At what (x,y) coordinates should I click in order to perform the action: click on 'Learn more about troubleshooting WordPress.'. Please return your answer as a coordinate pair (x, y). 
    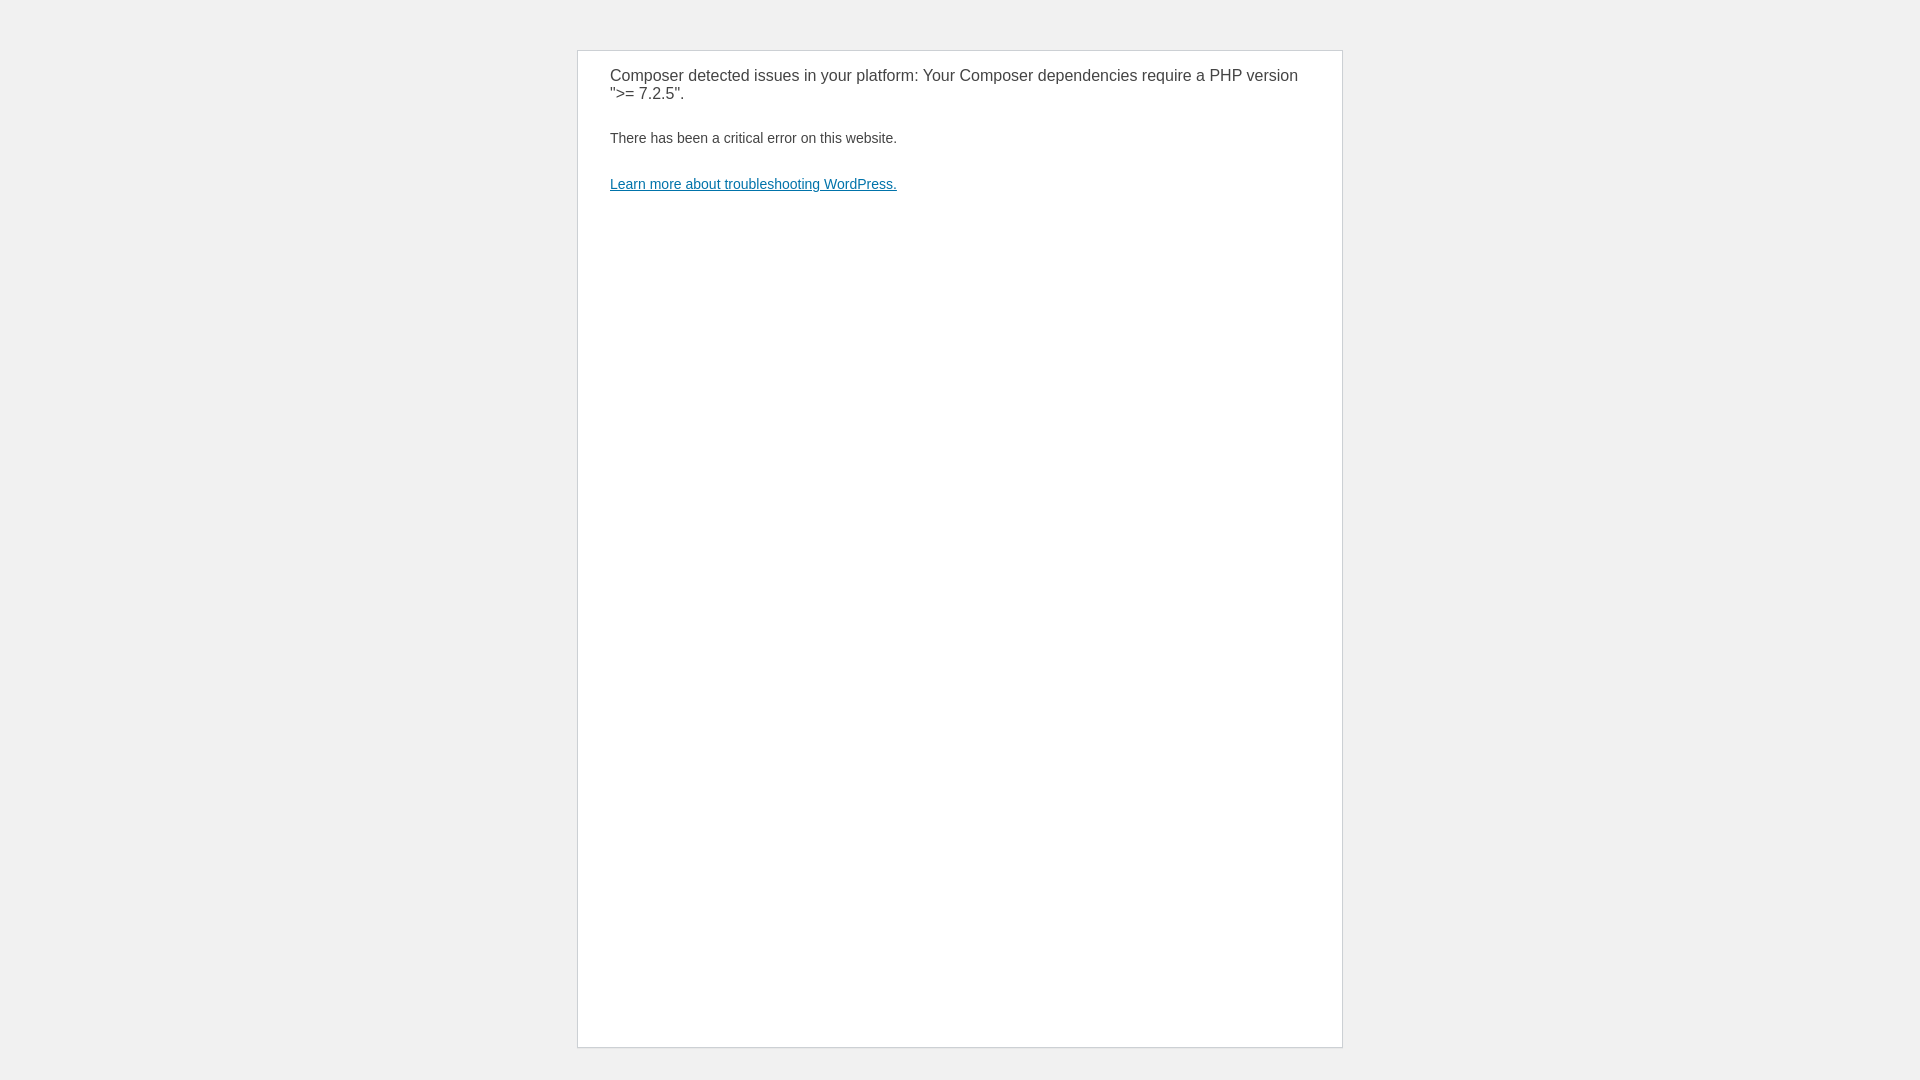
    Looking at the image, I should click on (752, 184).